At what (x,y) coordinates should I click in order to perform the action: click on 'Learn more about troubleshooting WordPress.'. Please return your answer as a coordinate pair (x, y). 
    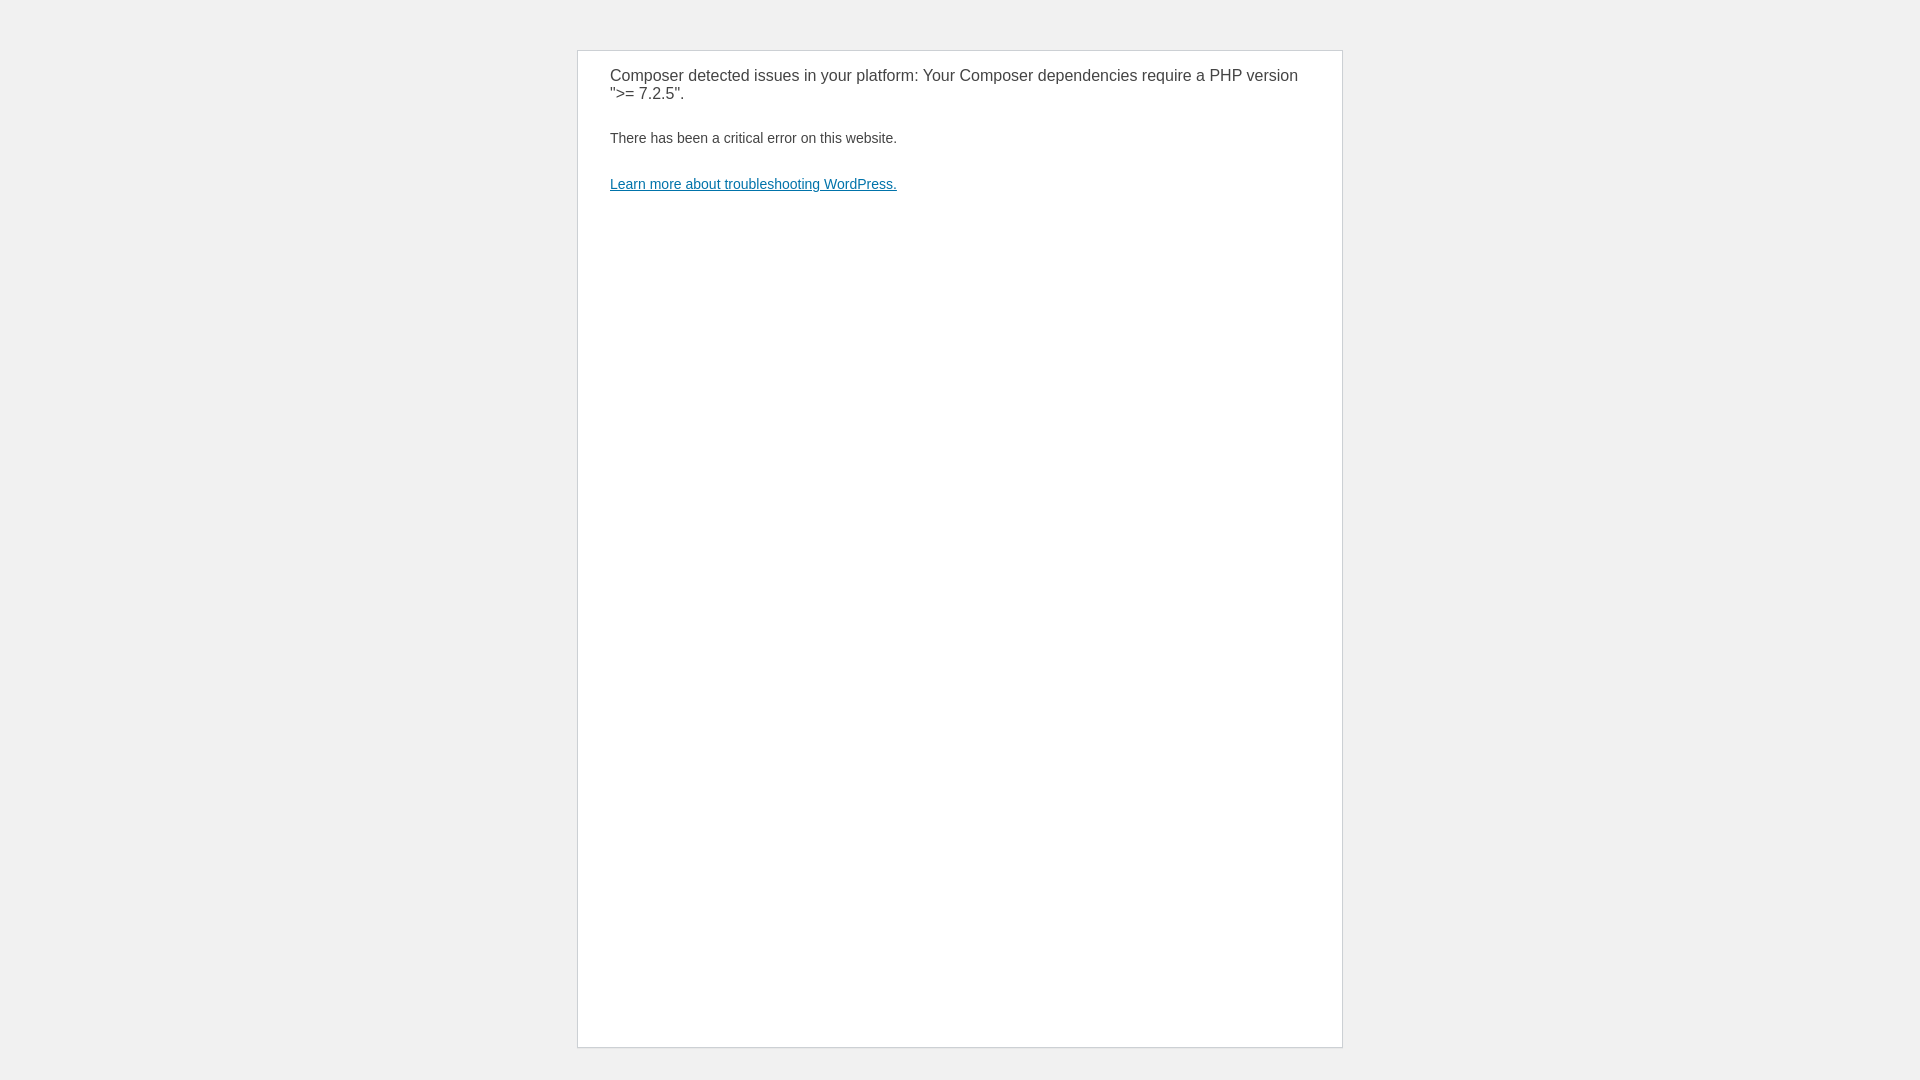
    Looking at the image, I should click on (752, 184).